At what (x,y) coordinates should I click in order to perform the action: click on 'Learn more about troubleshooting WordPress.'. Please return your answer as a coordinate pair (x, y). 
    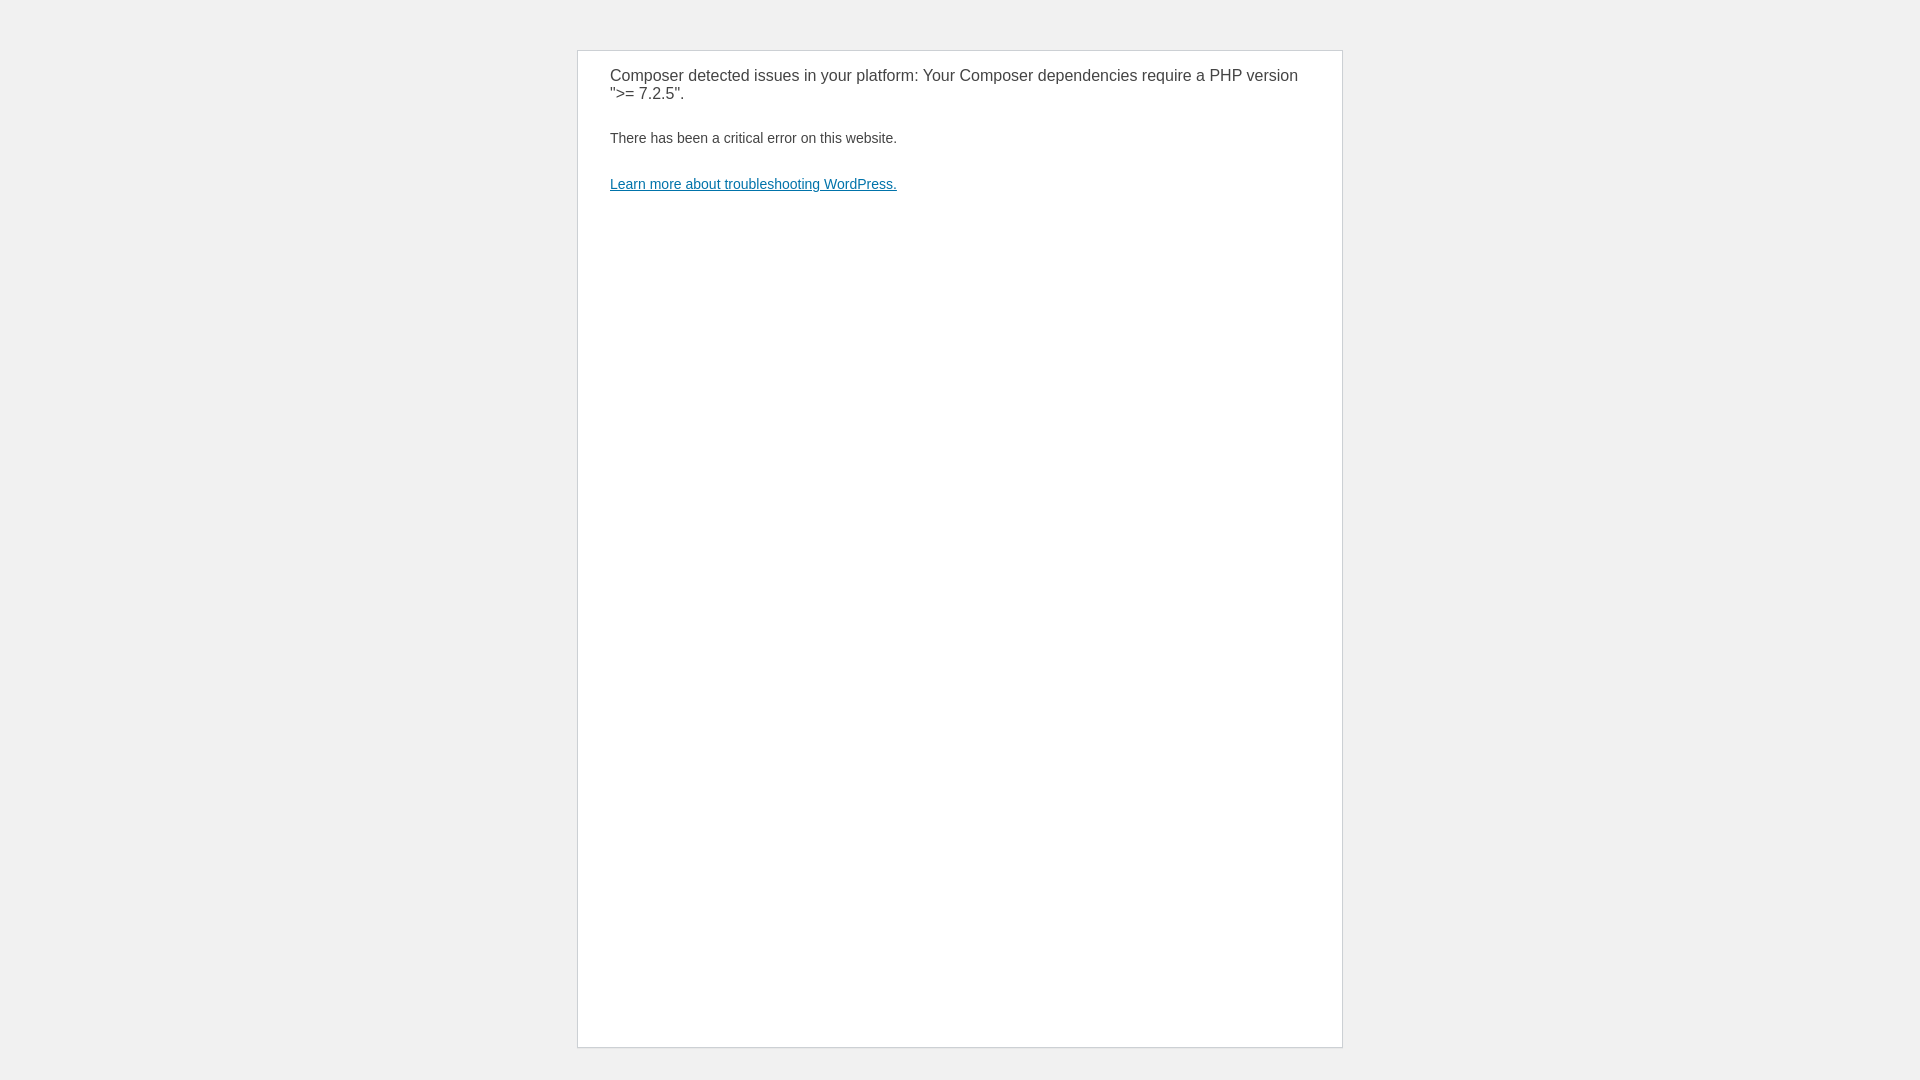
    Looking at the image, I should click on (752, 184).